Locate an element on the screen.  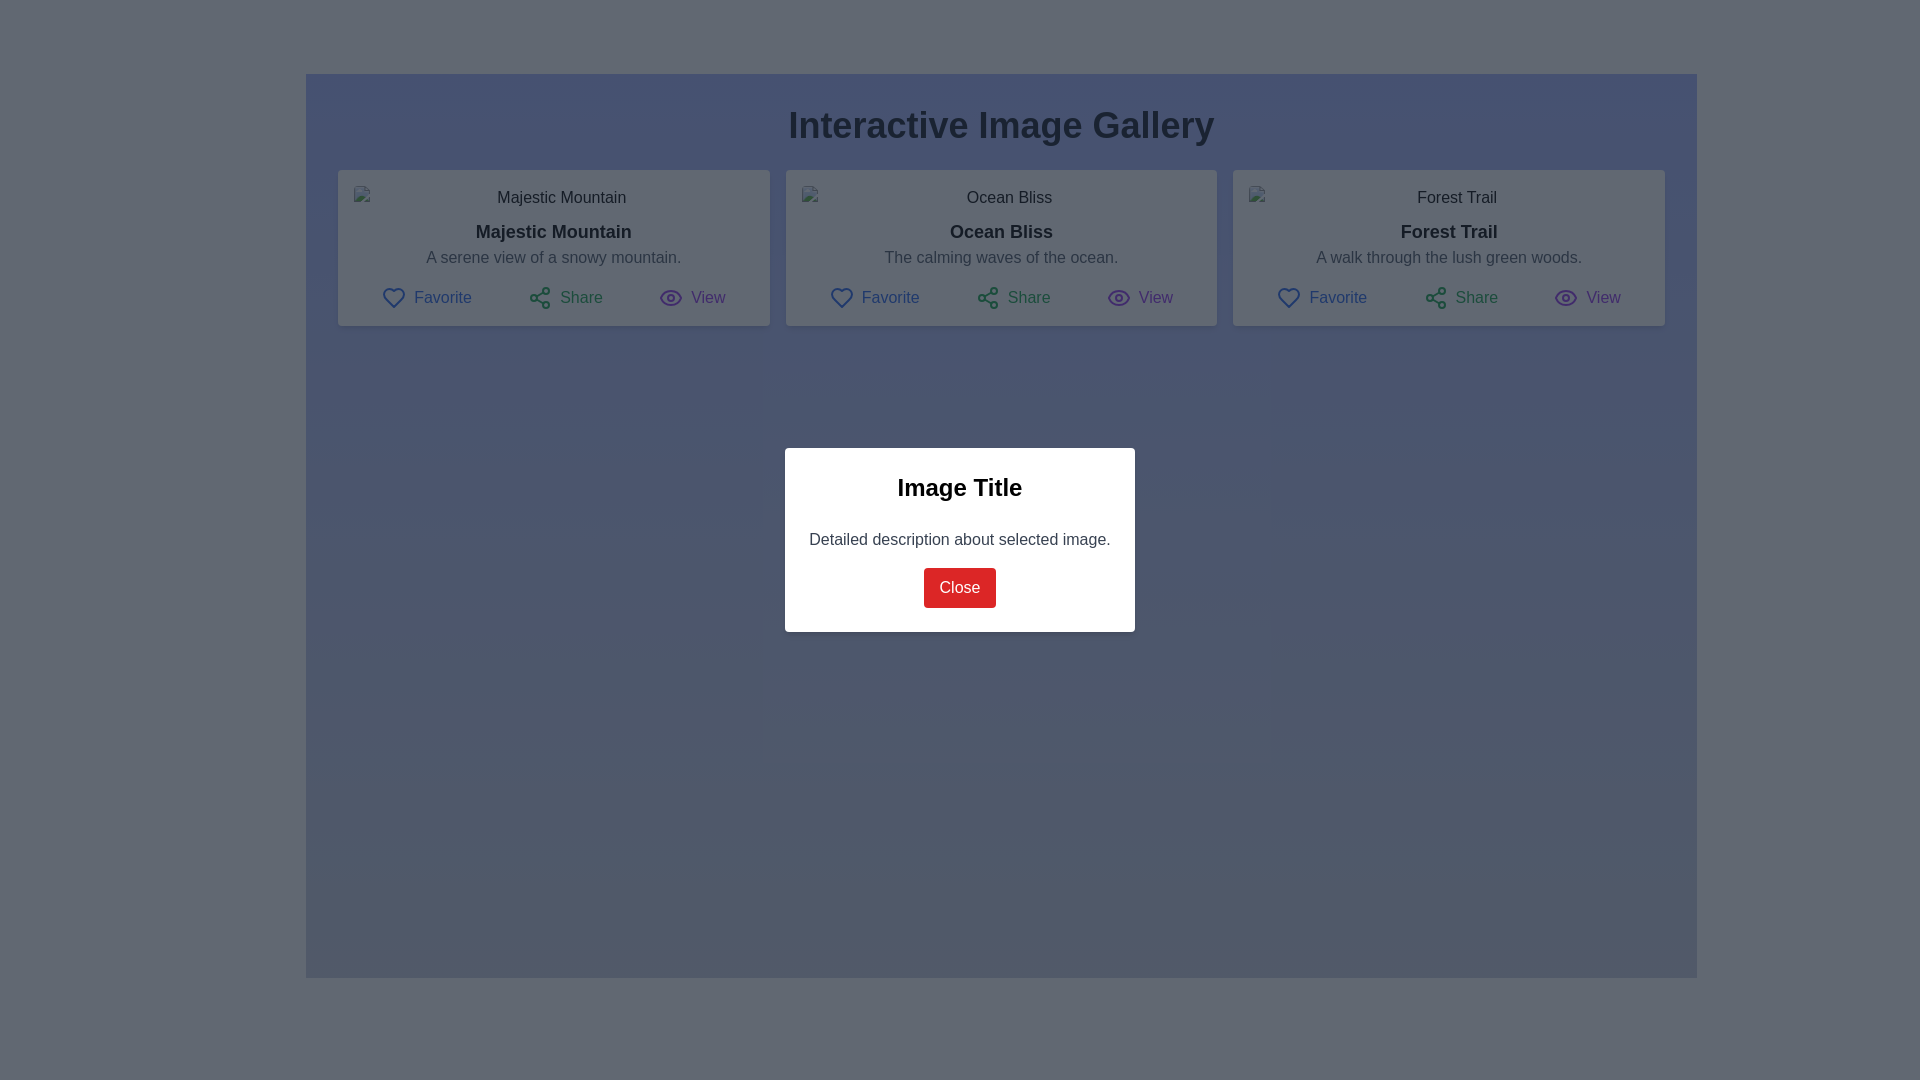
the 'View' button located on the far right within a row of interactive items, positioned under the 'Majestic Mountain' card is located at coordinates (692, 297).